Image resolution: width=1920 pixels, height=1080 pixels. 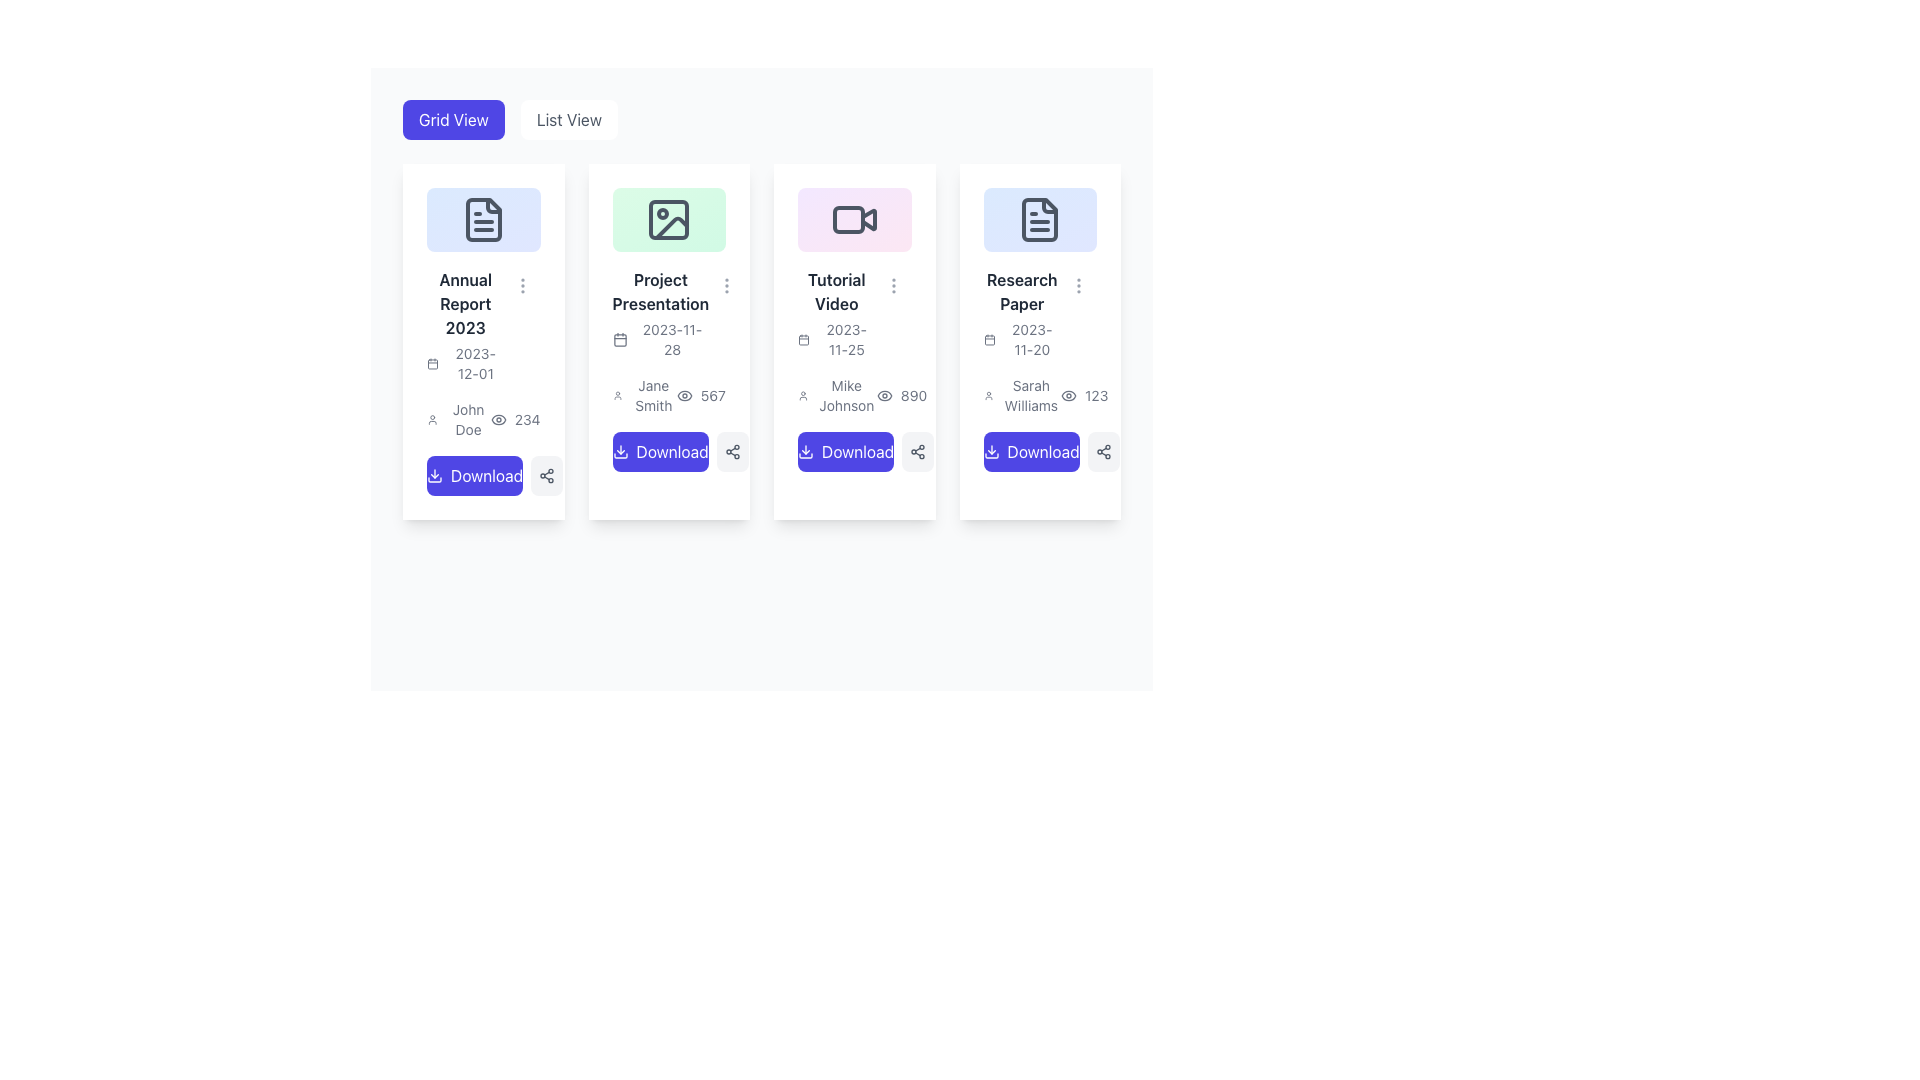 I want to click on the SVG icon resembling a picture frame located at the top of the card labeled 'Project Presentation', so click(x=669, y=219).